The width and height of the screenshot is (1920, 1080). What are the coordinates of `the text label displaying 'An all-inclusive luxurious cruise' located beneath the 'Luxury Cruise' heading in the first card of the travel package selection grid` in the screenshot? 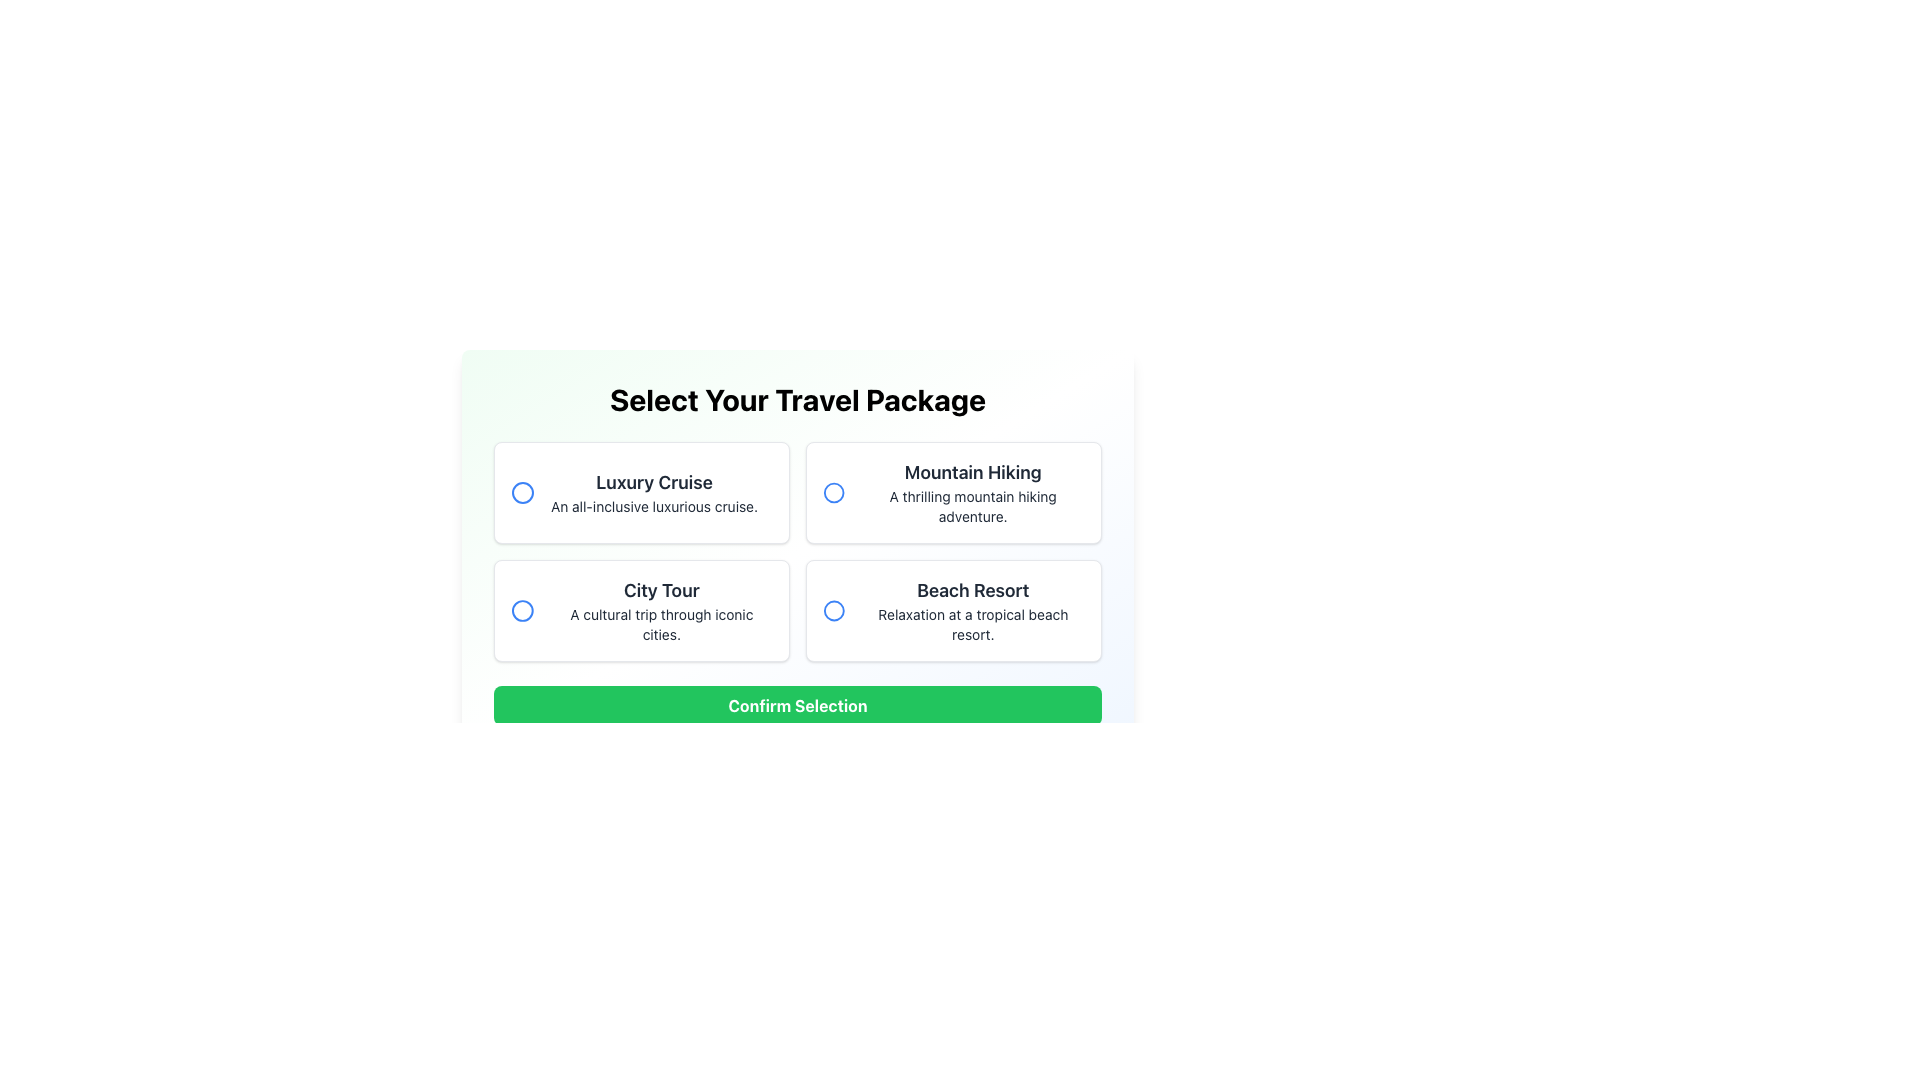 It's located at (654, 505).